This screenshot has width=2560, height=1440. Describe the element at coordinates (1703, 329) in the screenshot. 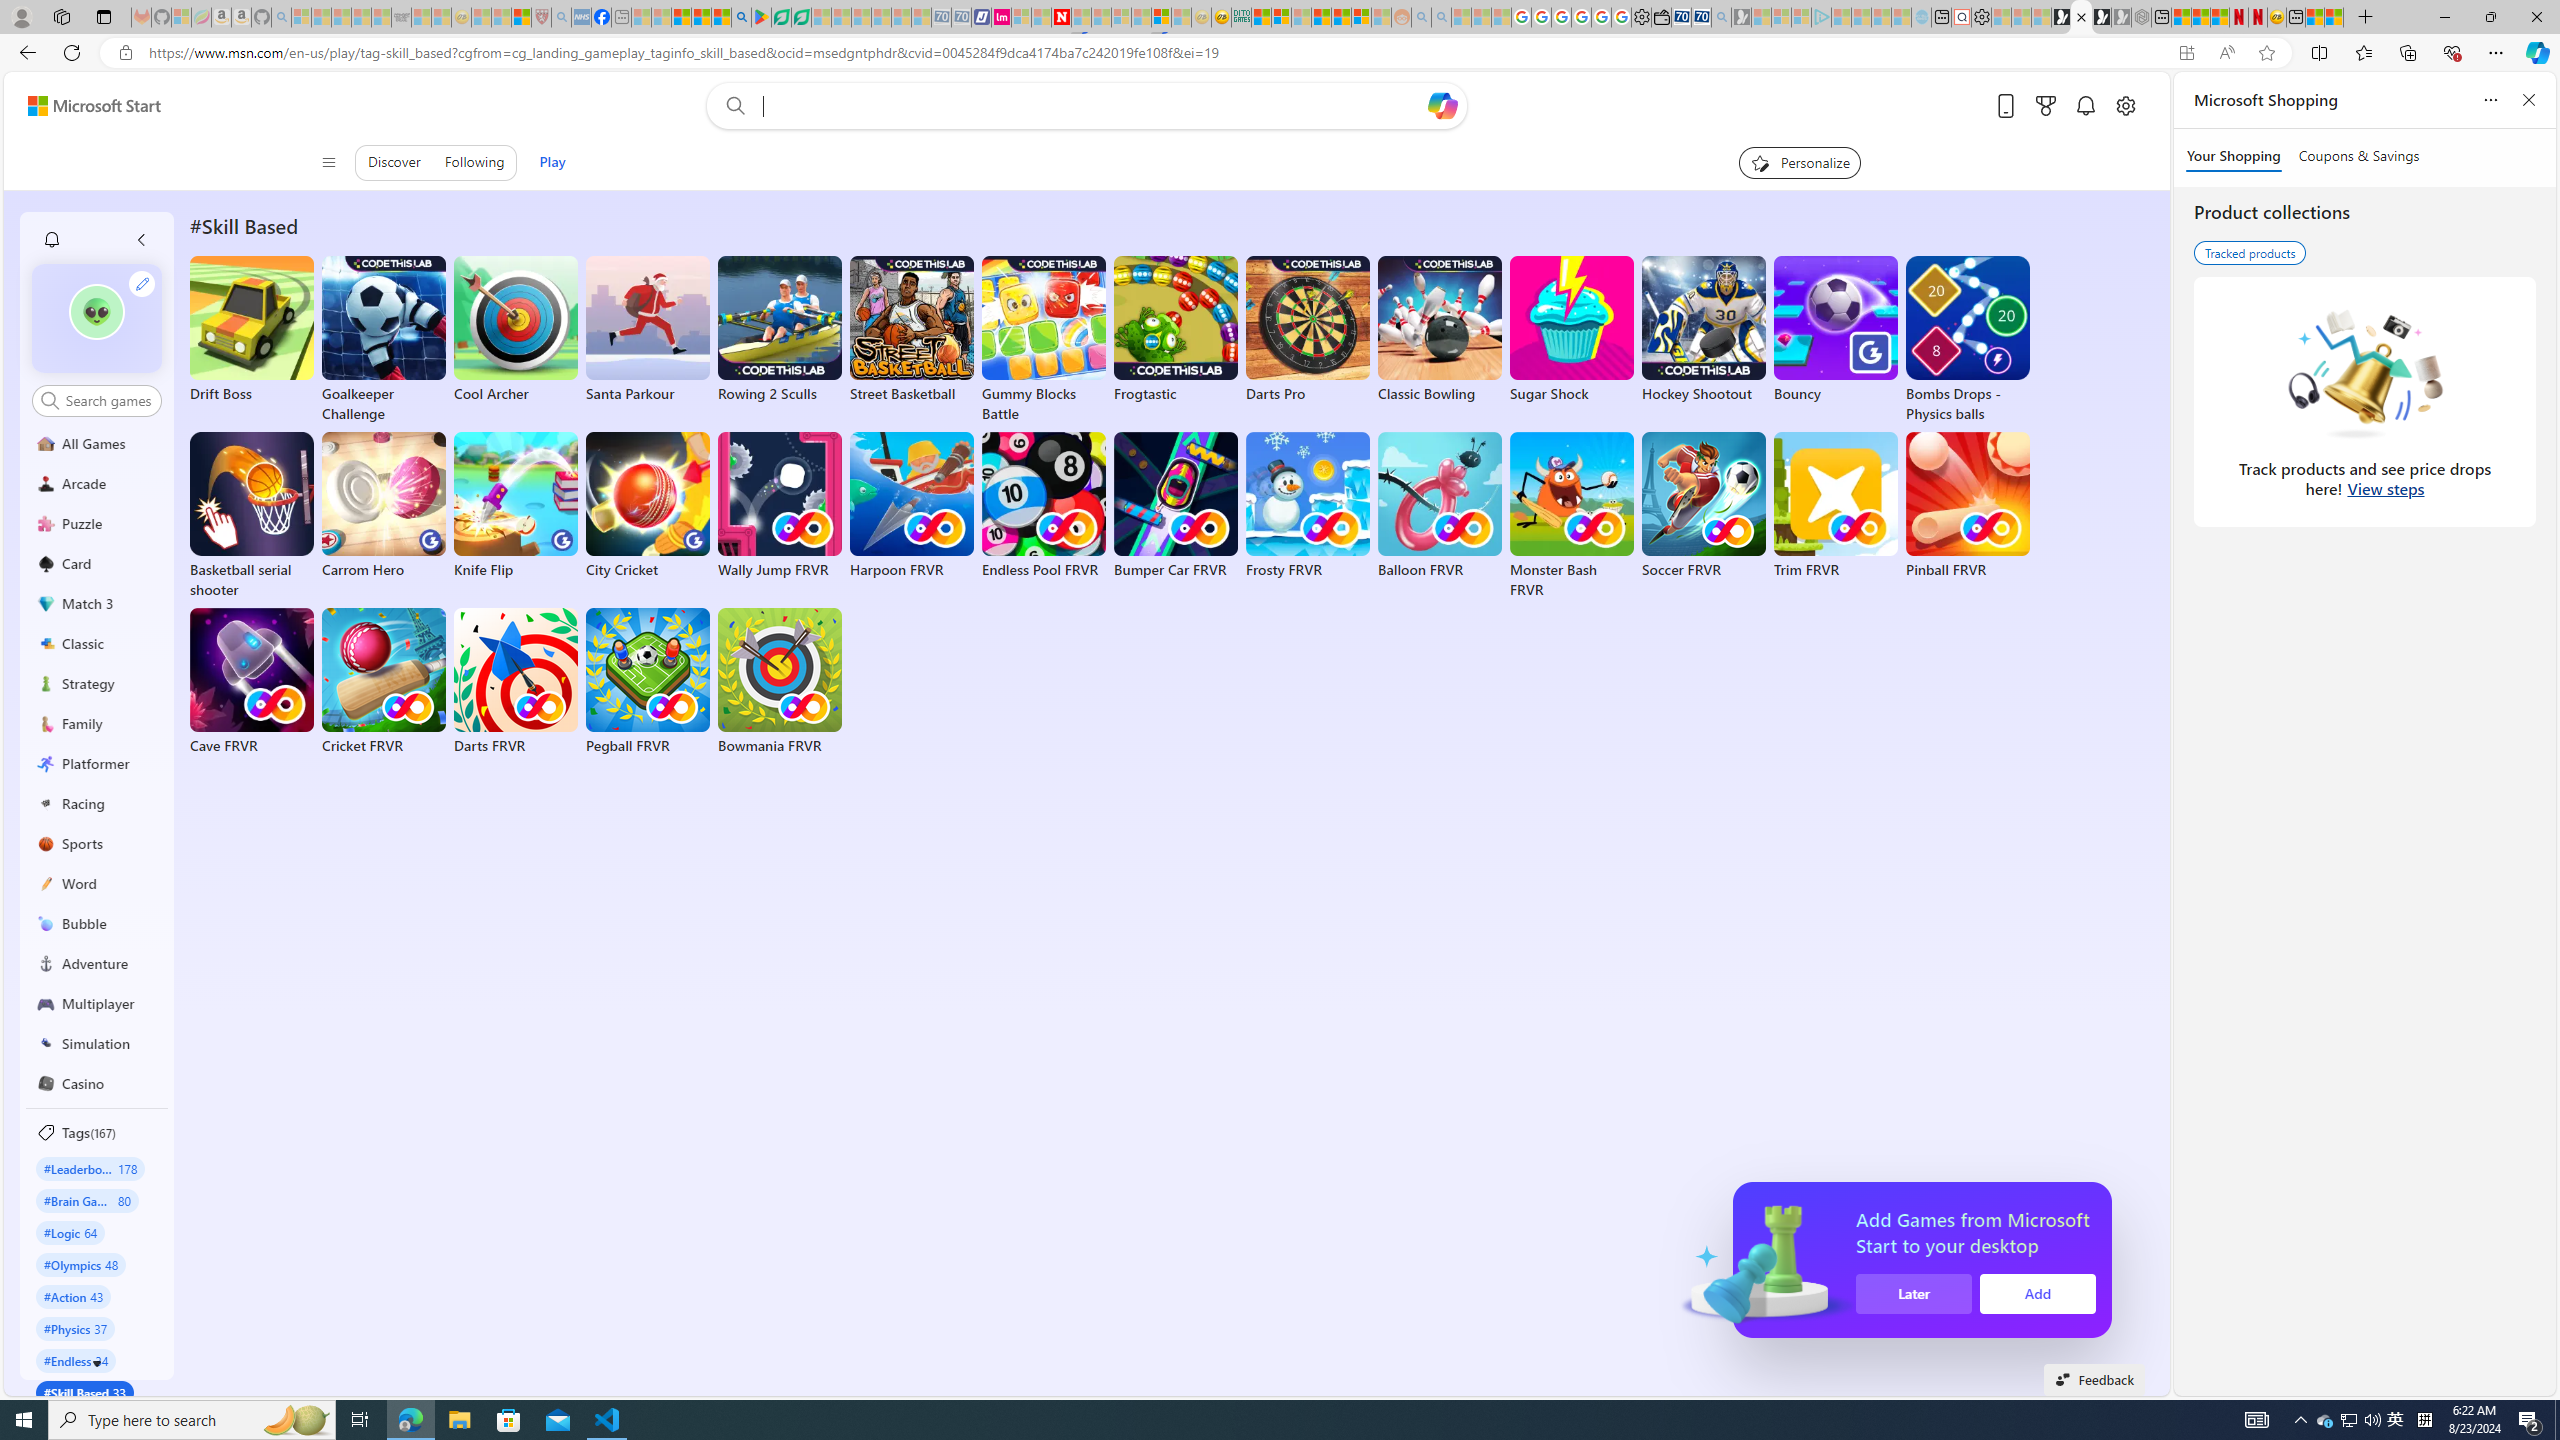

I see `'Hockey Shootout'` at that location.